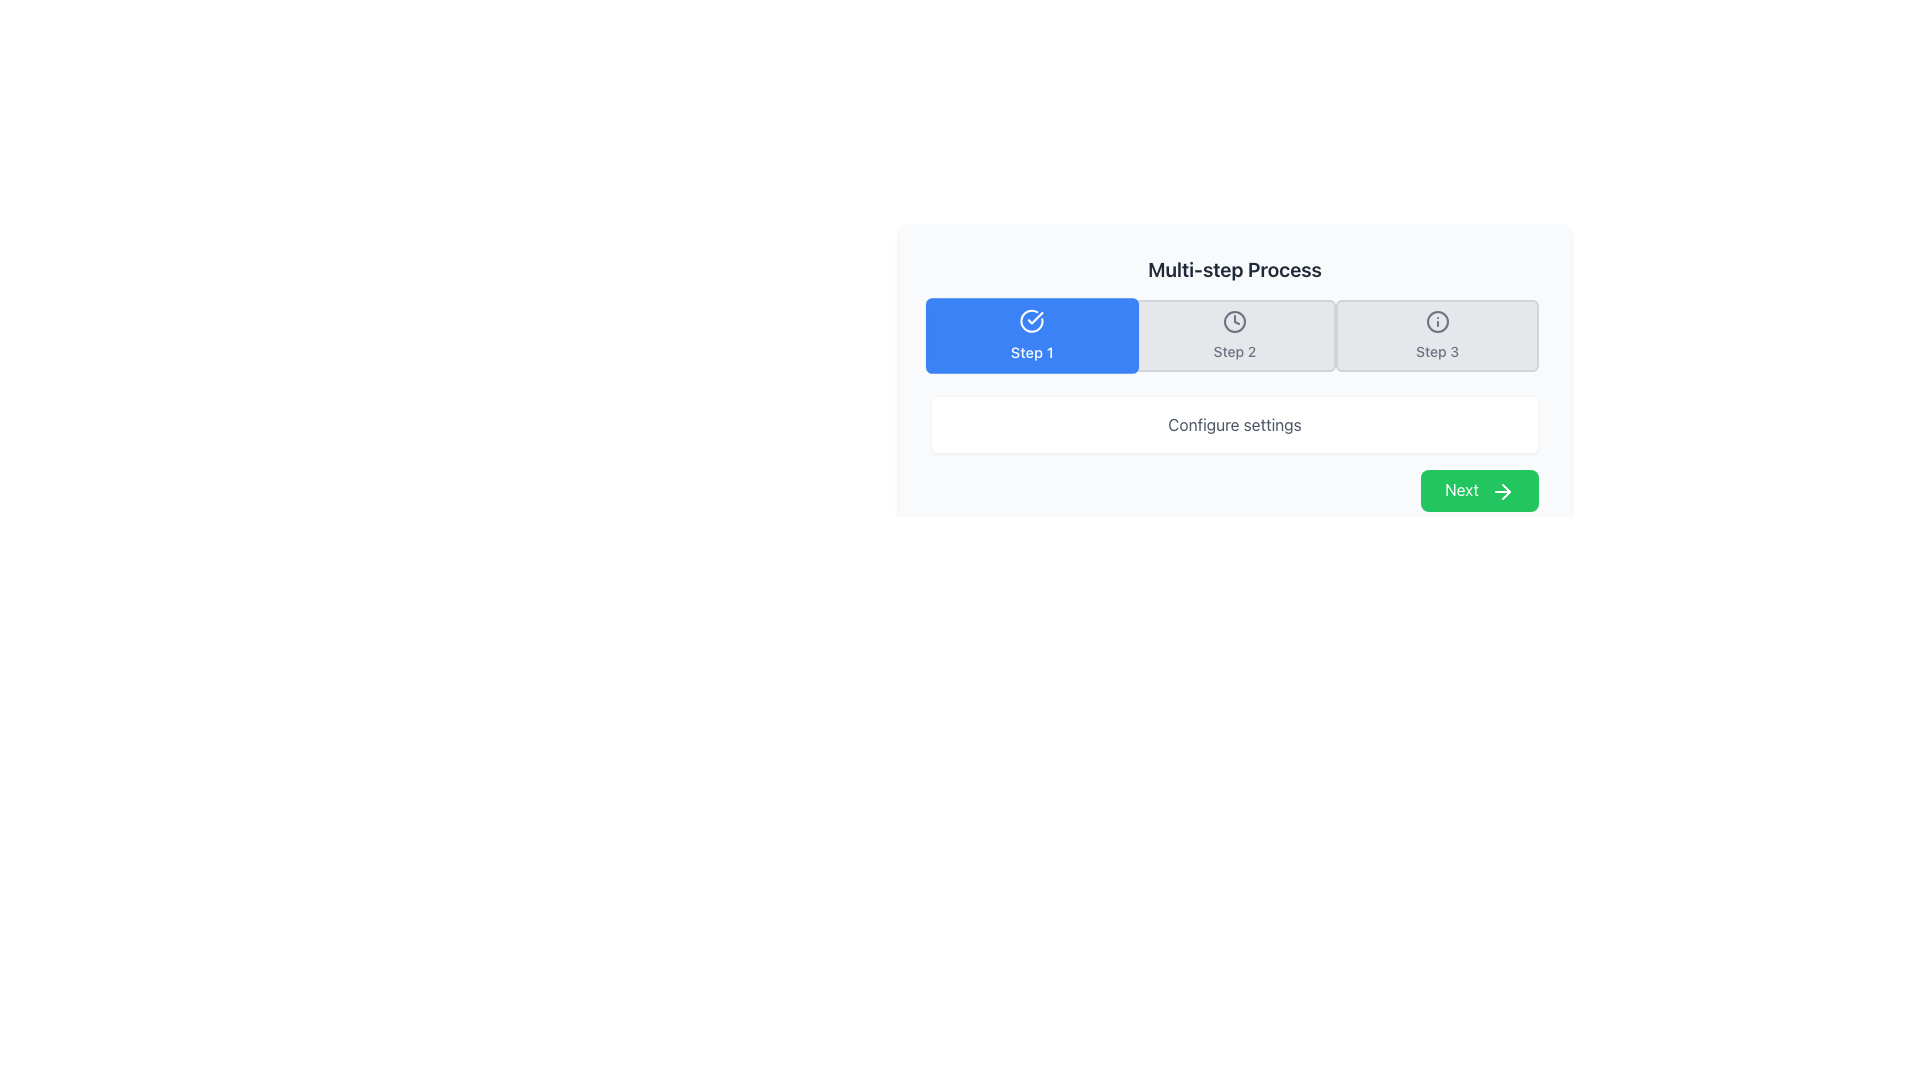 The image size is (1920, 1080). I want to click on the button that proceeds to the next step in the multi-step interface, located at the bottom-right corner of the interface, so click(1480, 490).